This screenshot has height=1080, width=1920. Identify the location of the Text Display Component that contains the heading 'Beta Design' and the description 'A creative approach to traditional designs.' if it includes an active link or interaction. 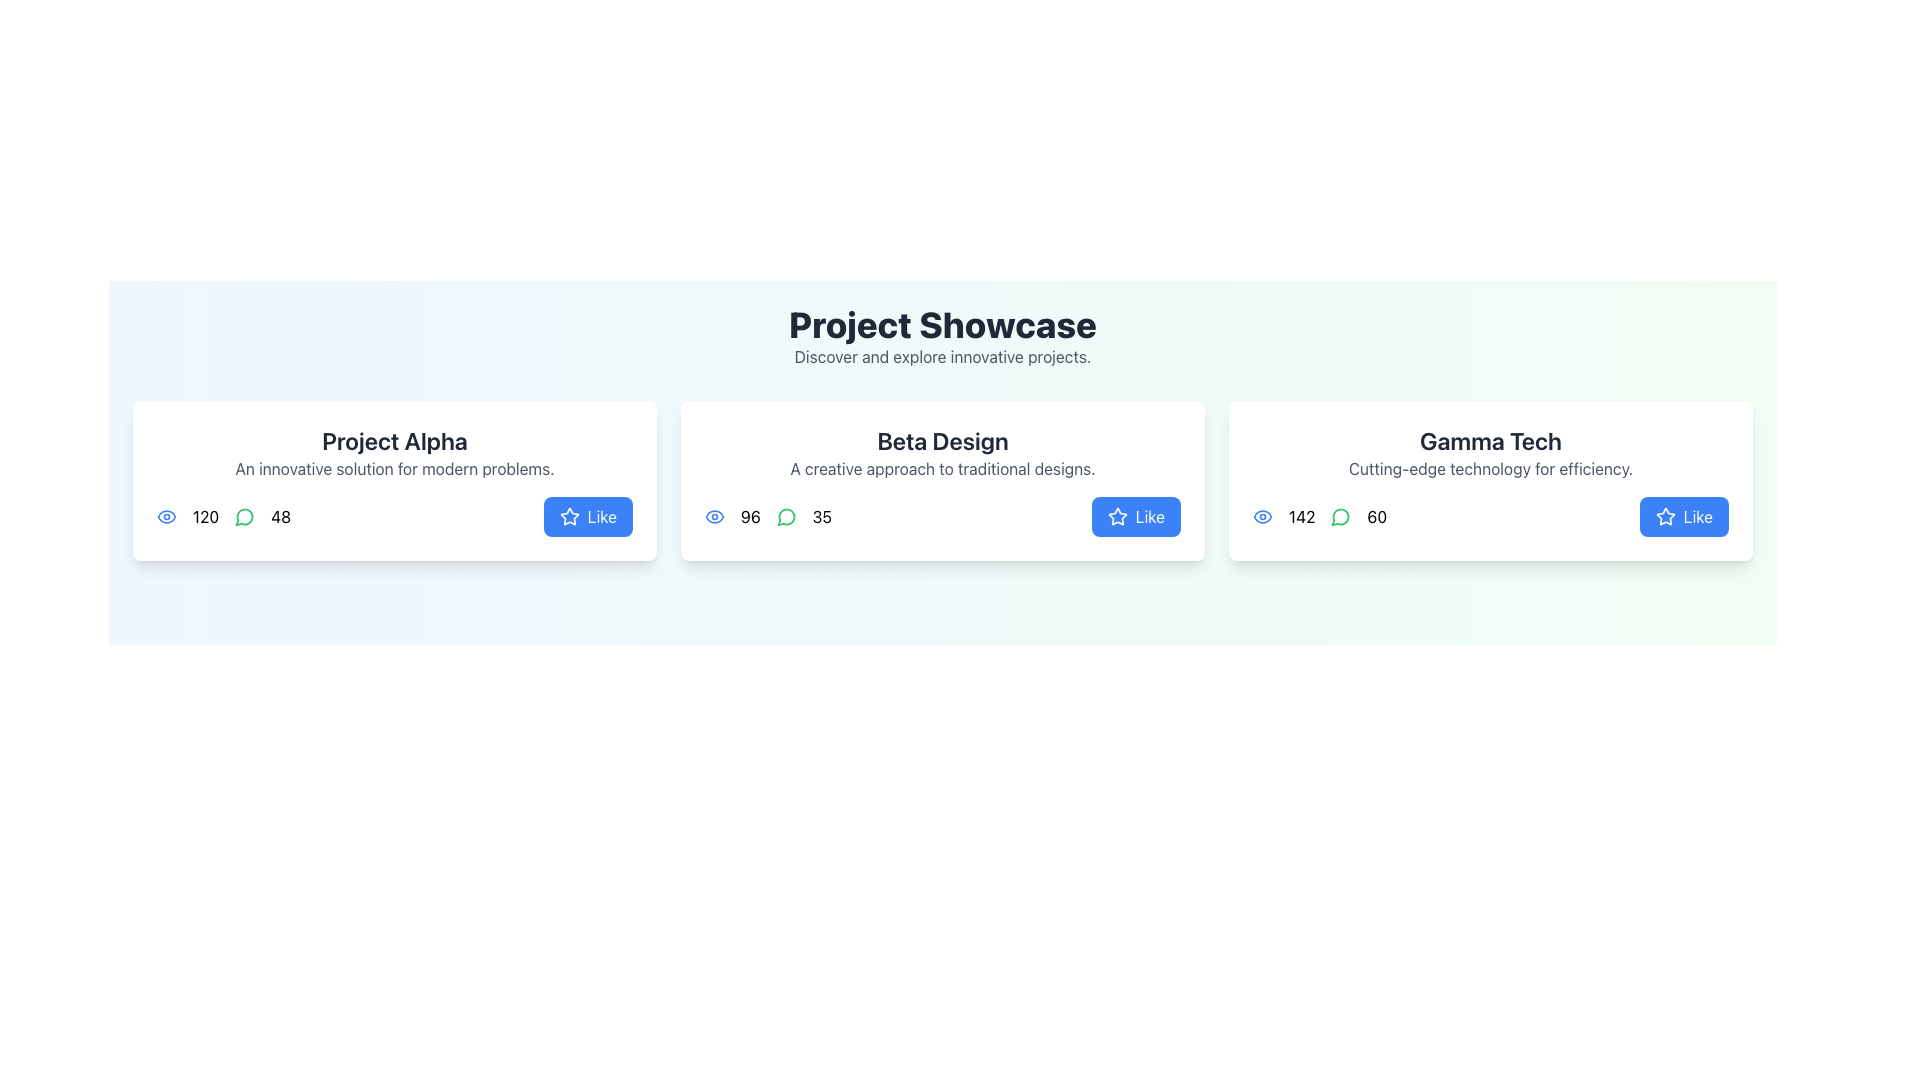
(941, 452).